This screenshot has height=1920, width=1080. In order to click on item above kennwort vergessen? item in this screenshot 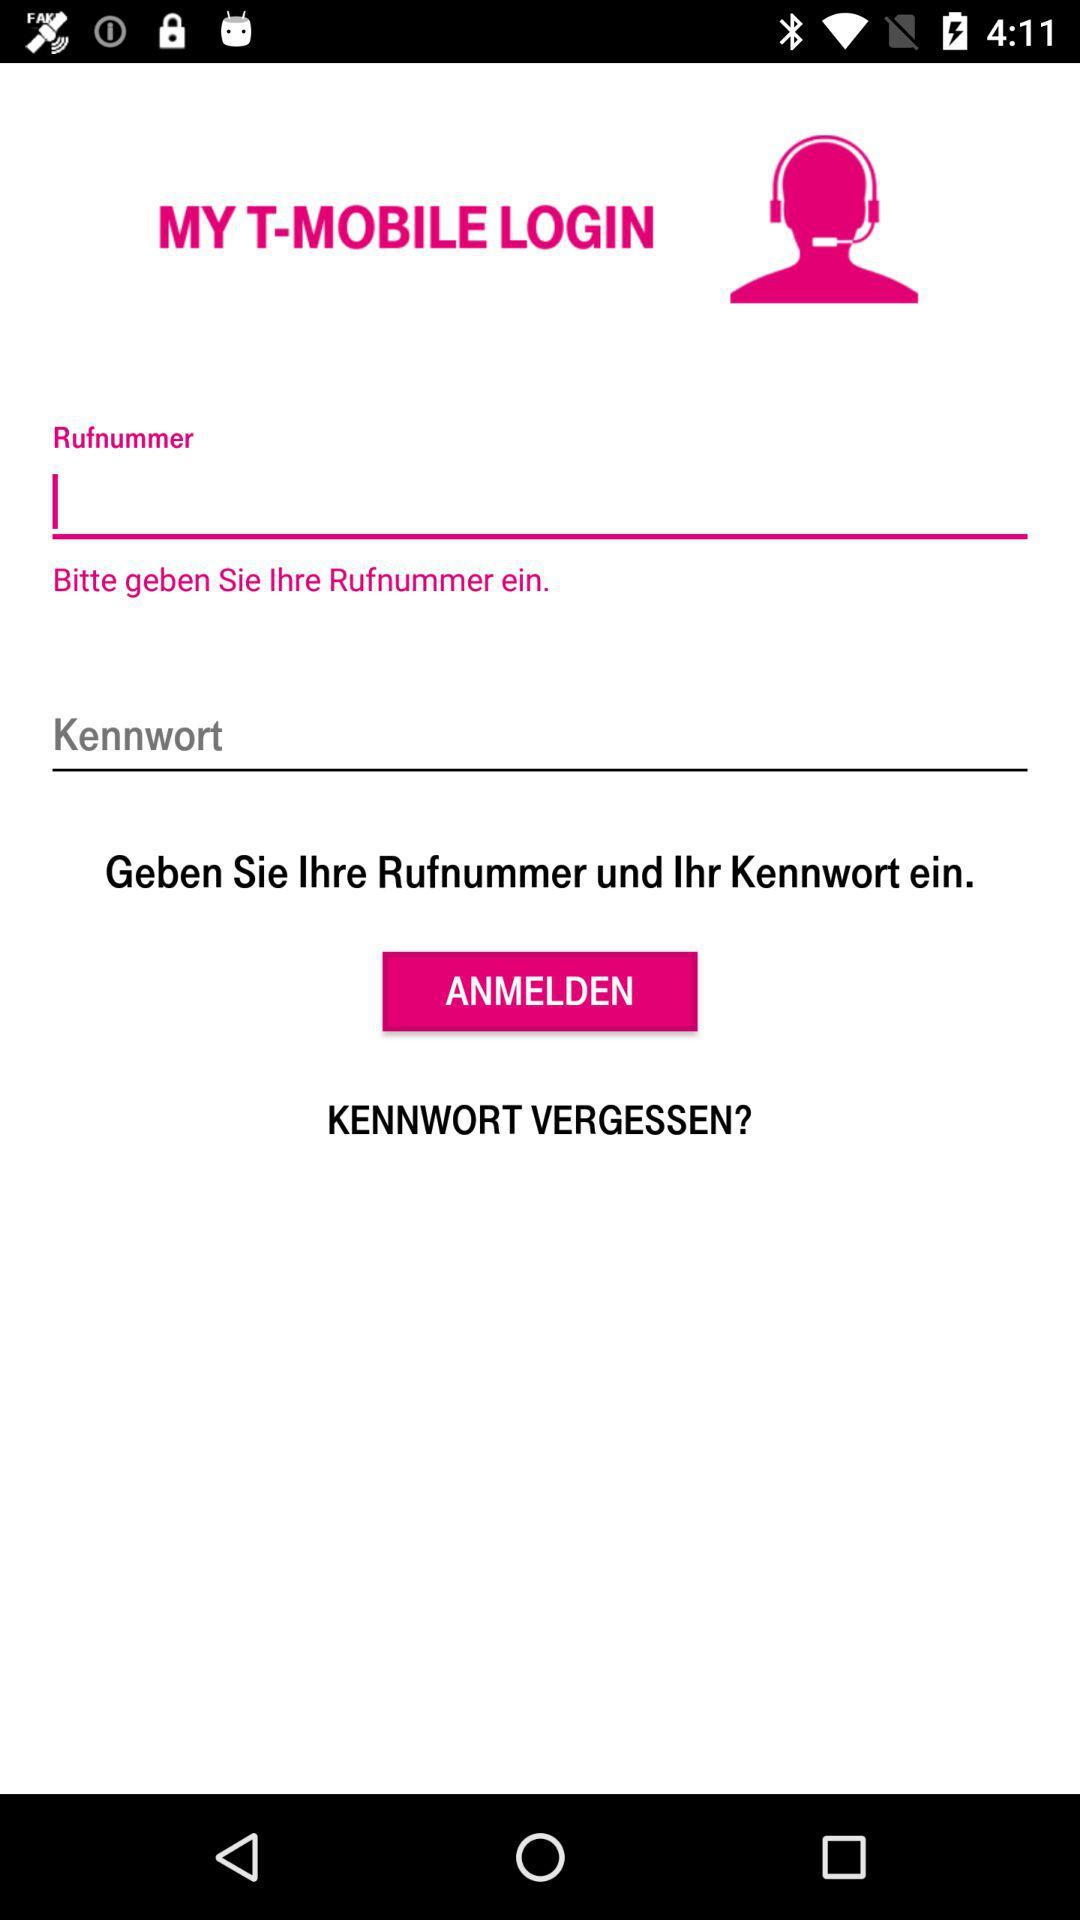, I will do `click(540, 991)`.